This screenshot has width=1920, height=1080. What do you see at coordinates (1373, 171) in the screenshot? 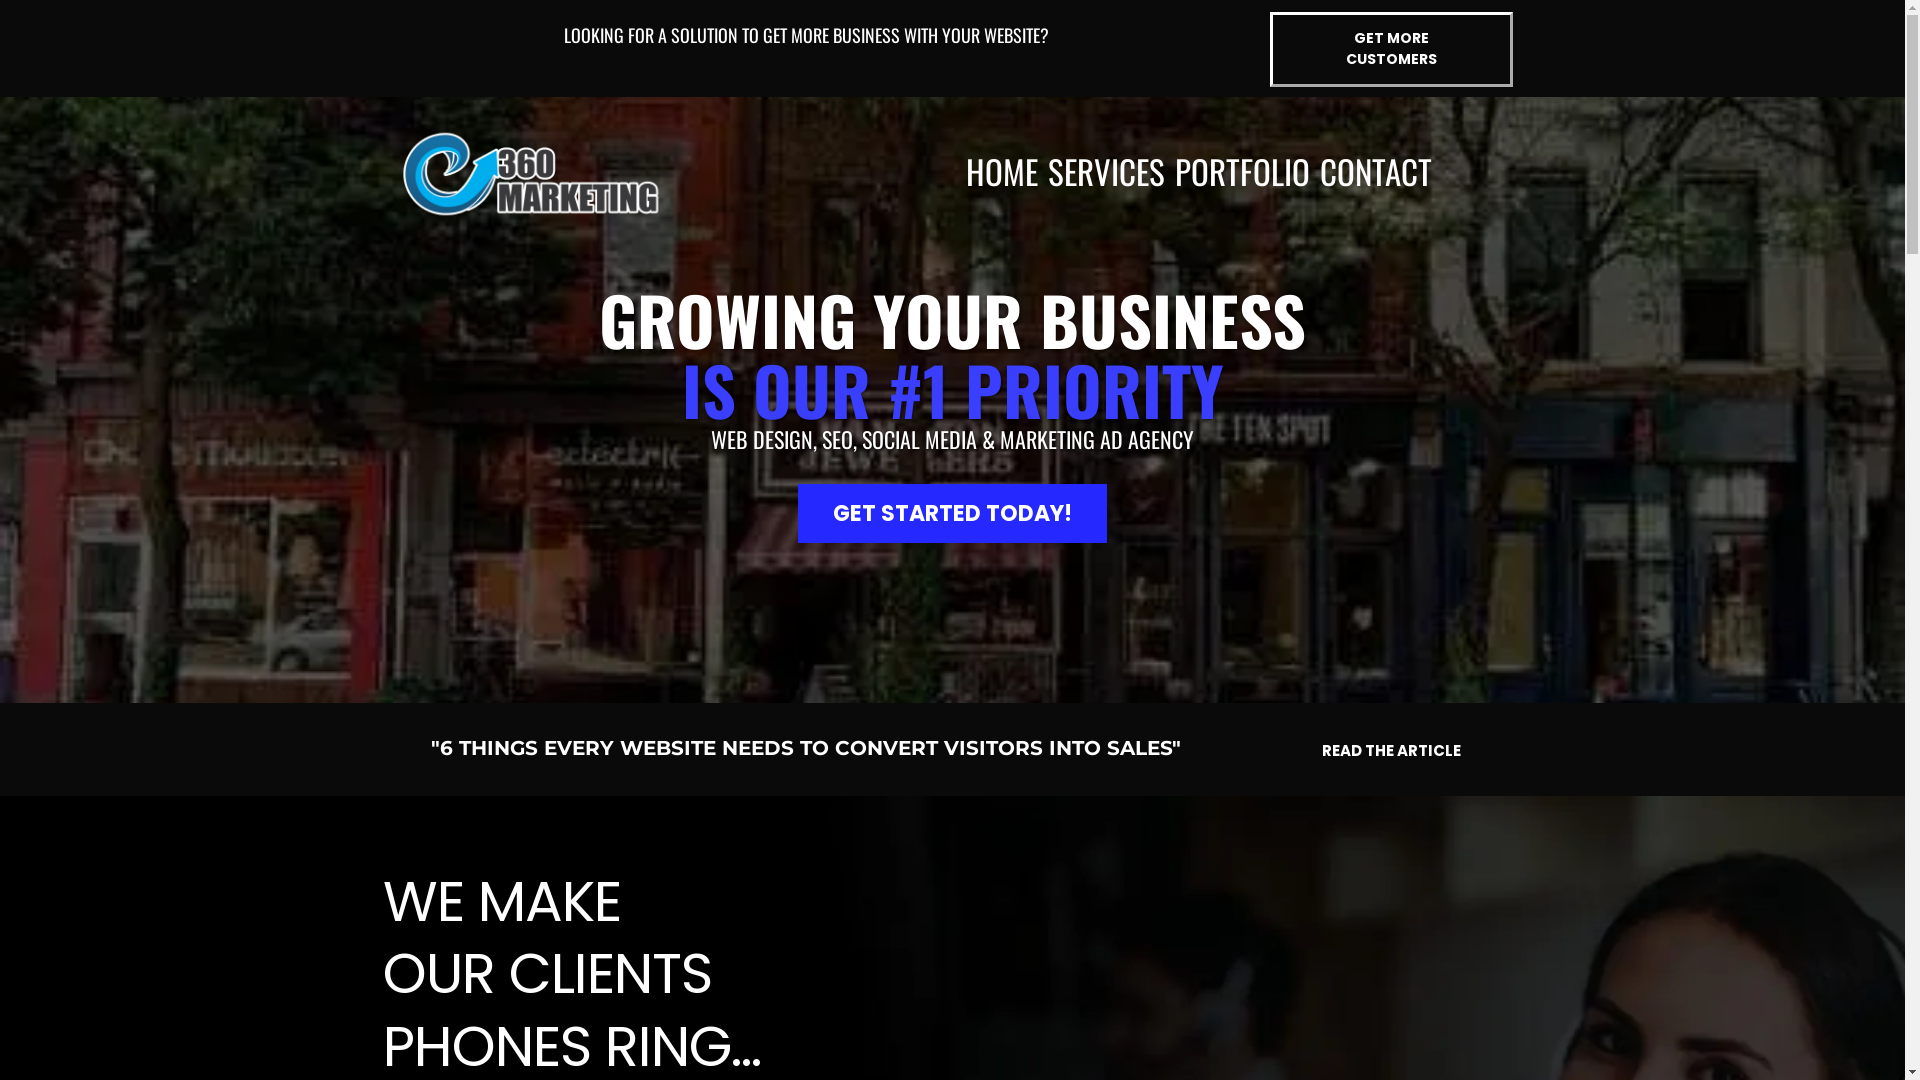
I see `'CONTACT'` at bounding box center [1373, 171].